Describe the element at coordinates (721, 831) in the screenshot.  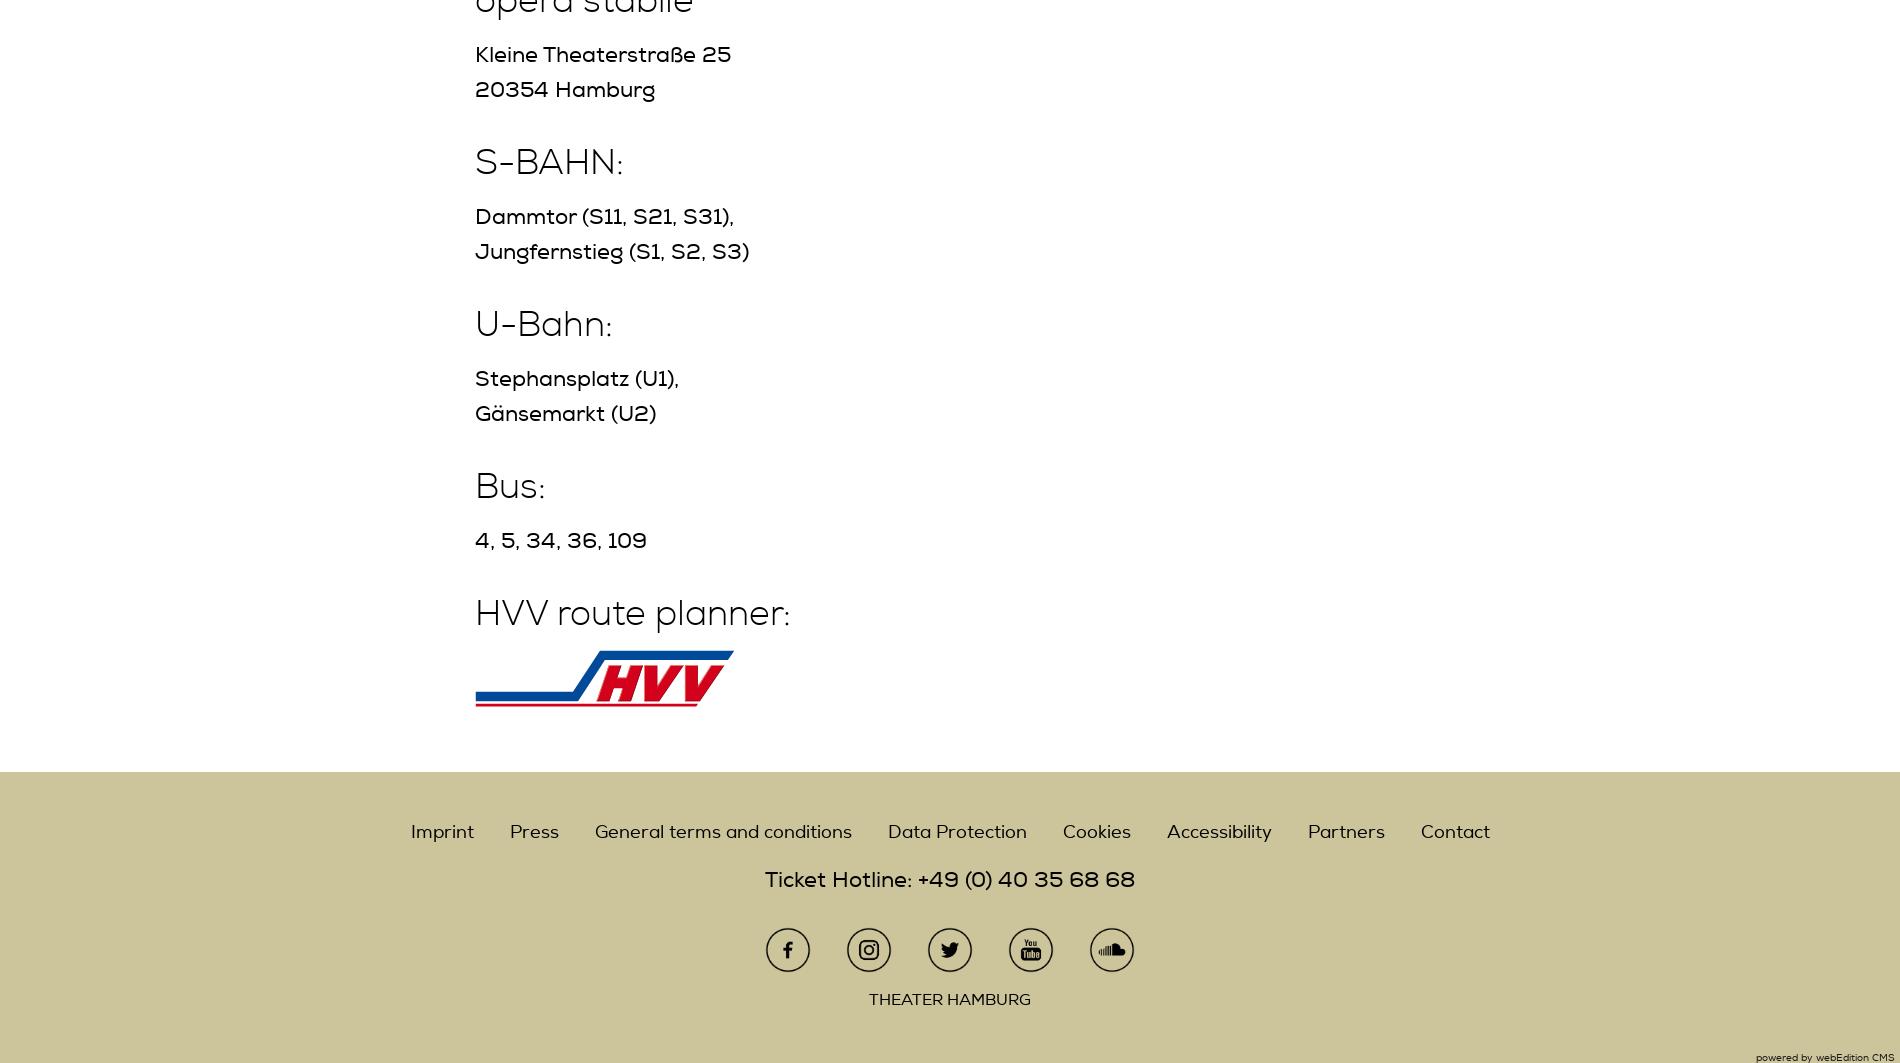
I see `'General terms and conditions'` at that location.